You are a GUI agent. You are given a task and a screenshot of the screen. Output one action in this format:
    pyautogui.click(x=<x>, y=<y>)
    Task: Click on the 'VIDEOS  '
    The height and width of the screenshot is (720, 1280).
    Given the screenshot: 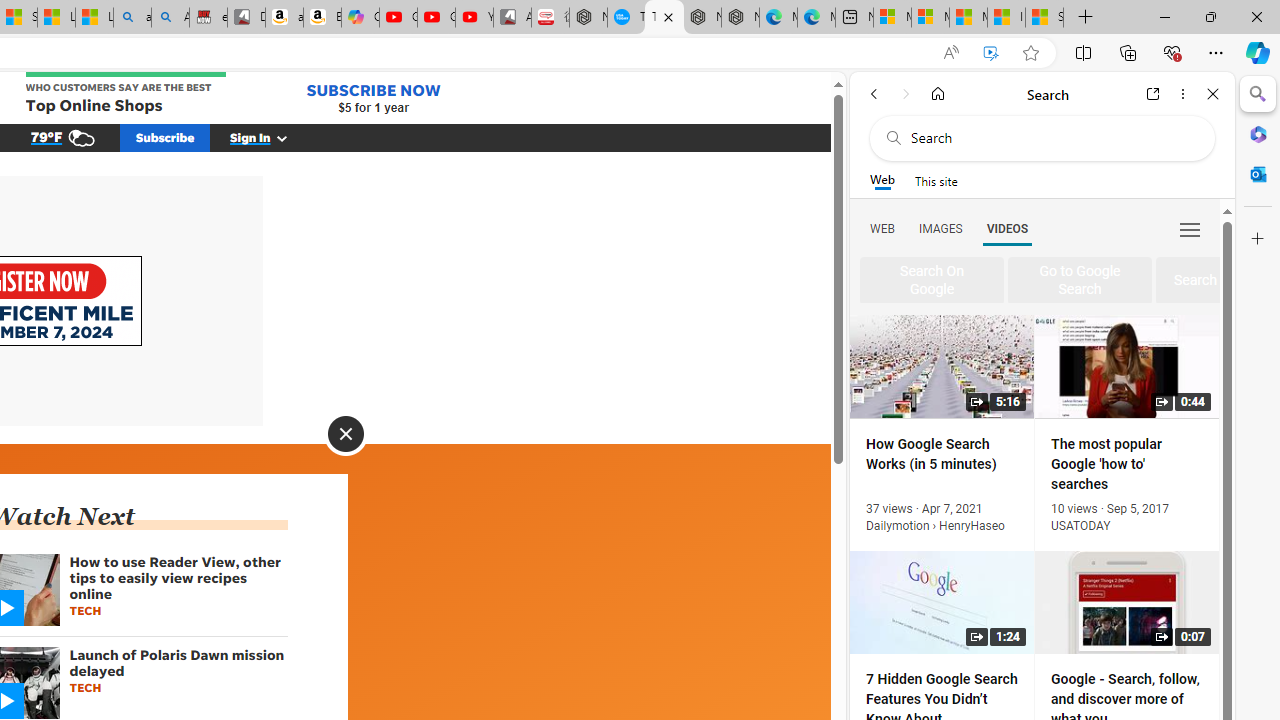 What is the action you would take?
    pyautogui.click(x=1007, y=227)
    